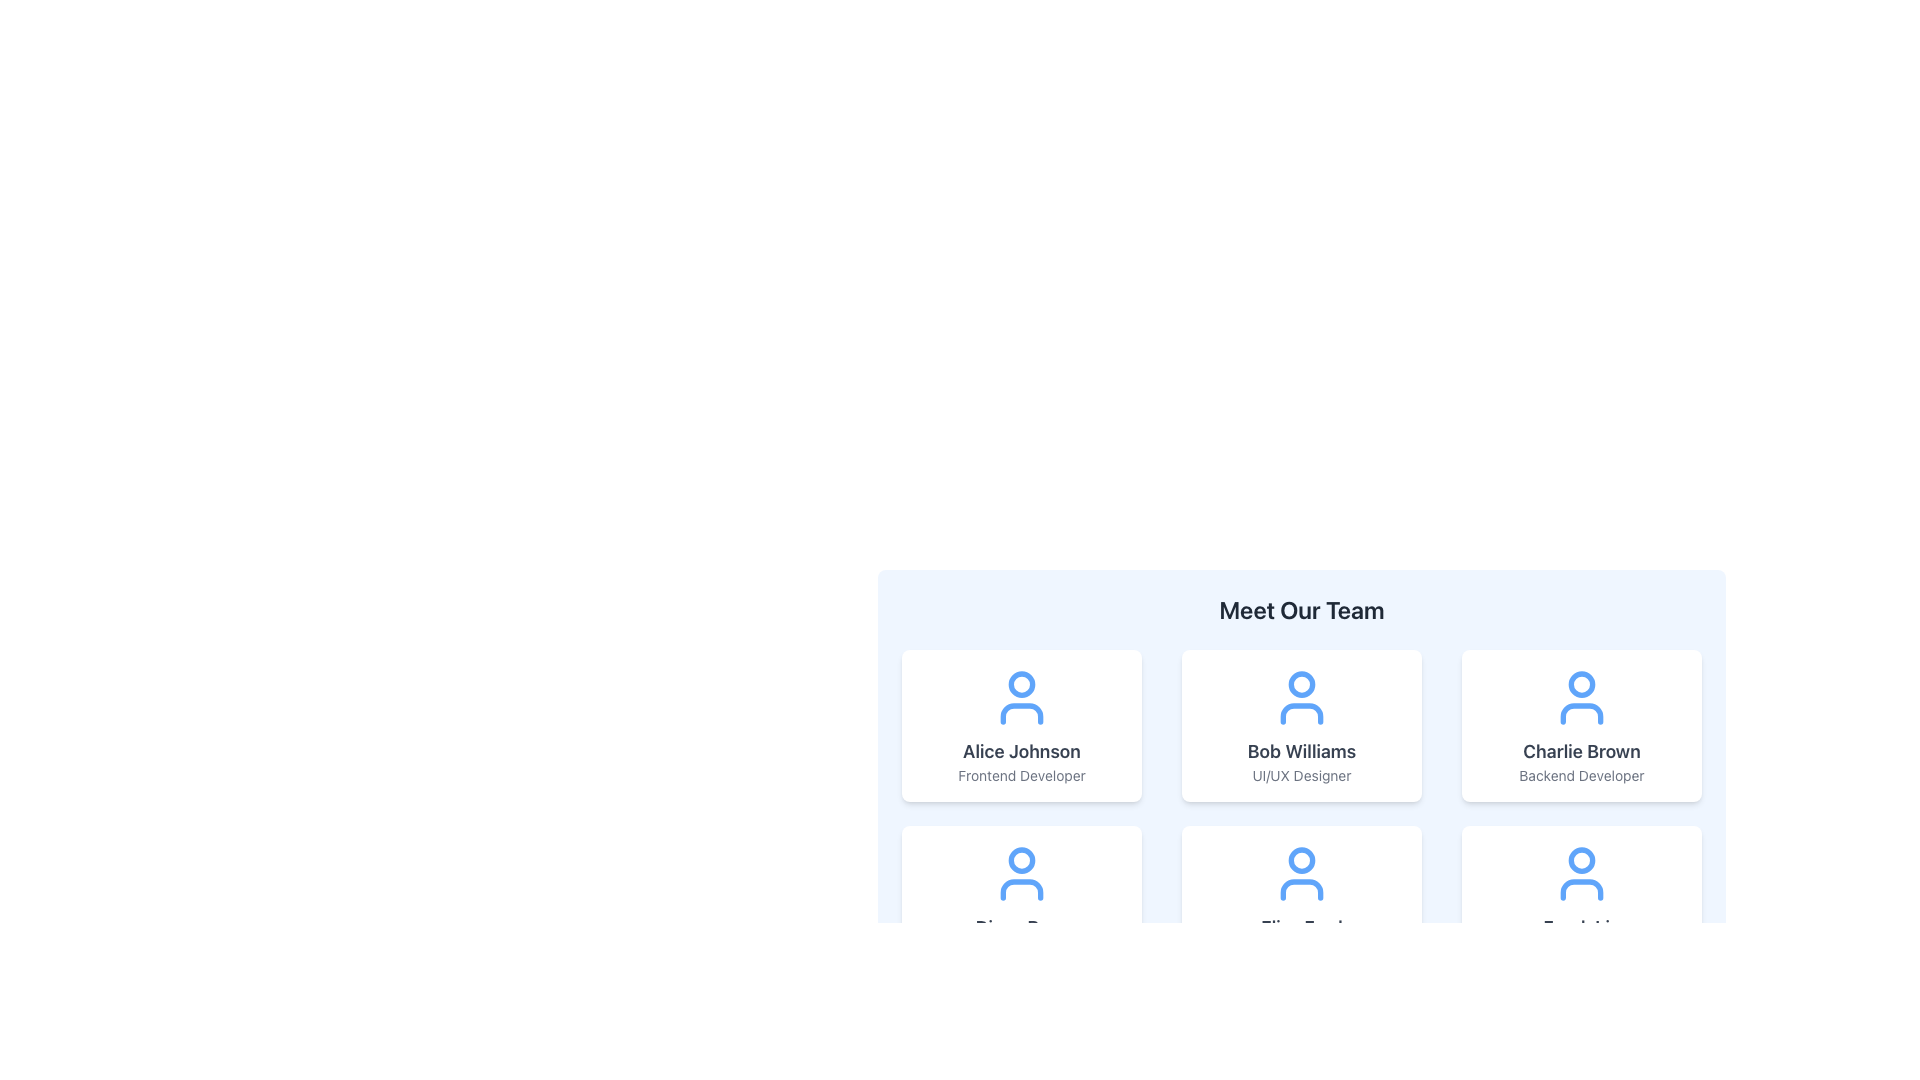 The width and height of the screenshot is (1920, 1080). I want to click on the decorative Graphical Circle located at the top-center of the user icon representation for 'Charlie Brown' in the 'Meet Our Team' section, so click(1581, 682).